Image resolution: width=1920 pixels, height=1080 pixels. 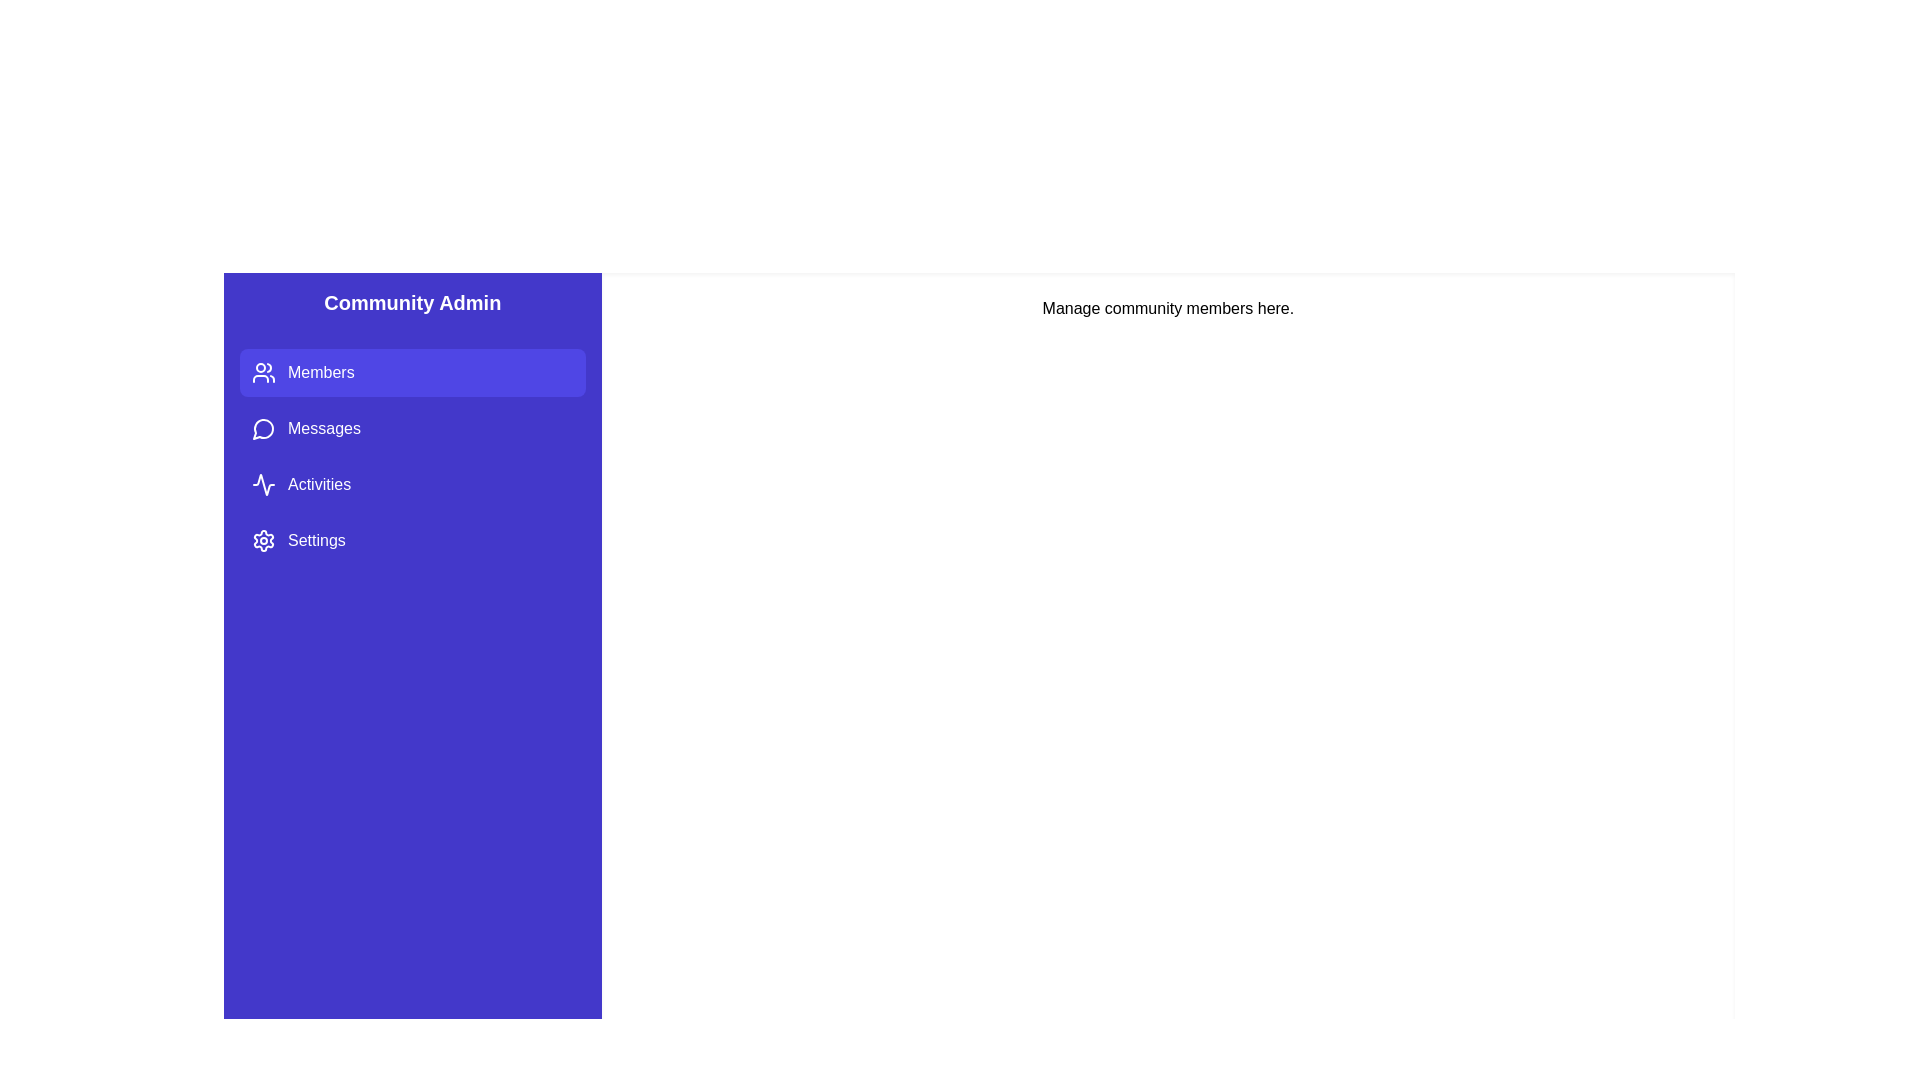 What do you see at coordinates (411, 373) in the screenshot?
I see `the first button in the left sidebar` at bounding box center [411, 373].